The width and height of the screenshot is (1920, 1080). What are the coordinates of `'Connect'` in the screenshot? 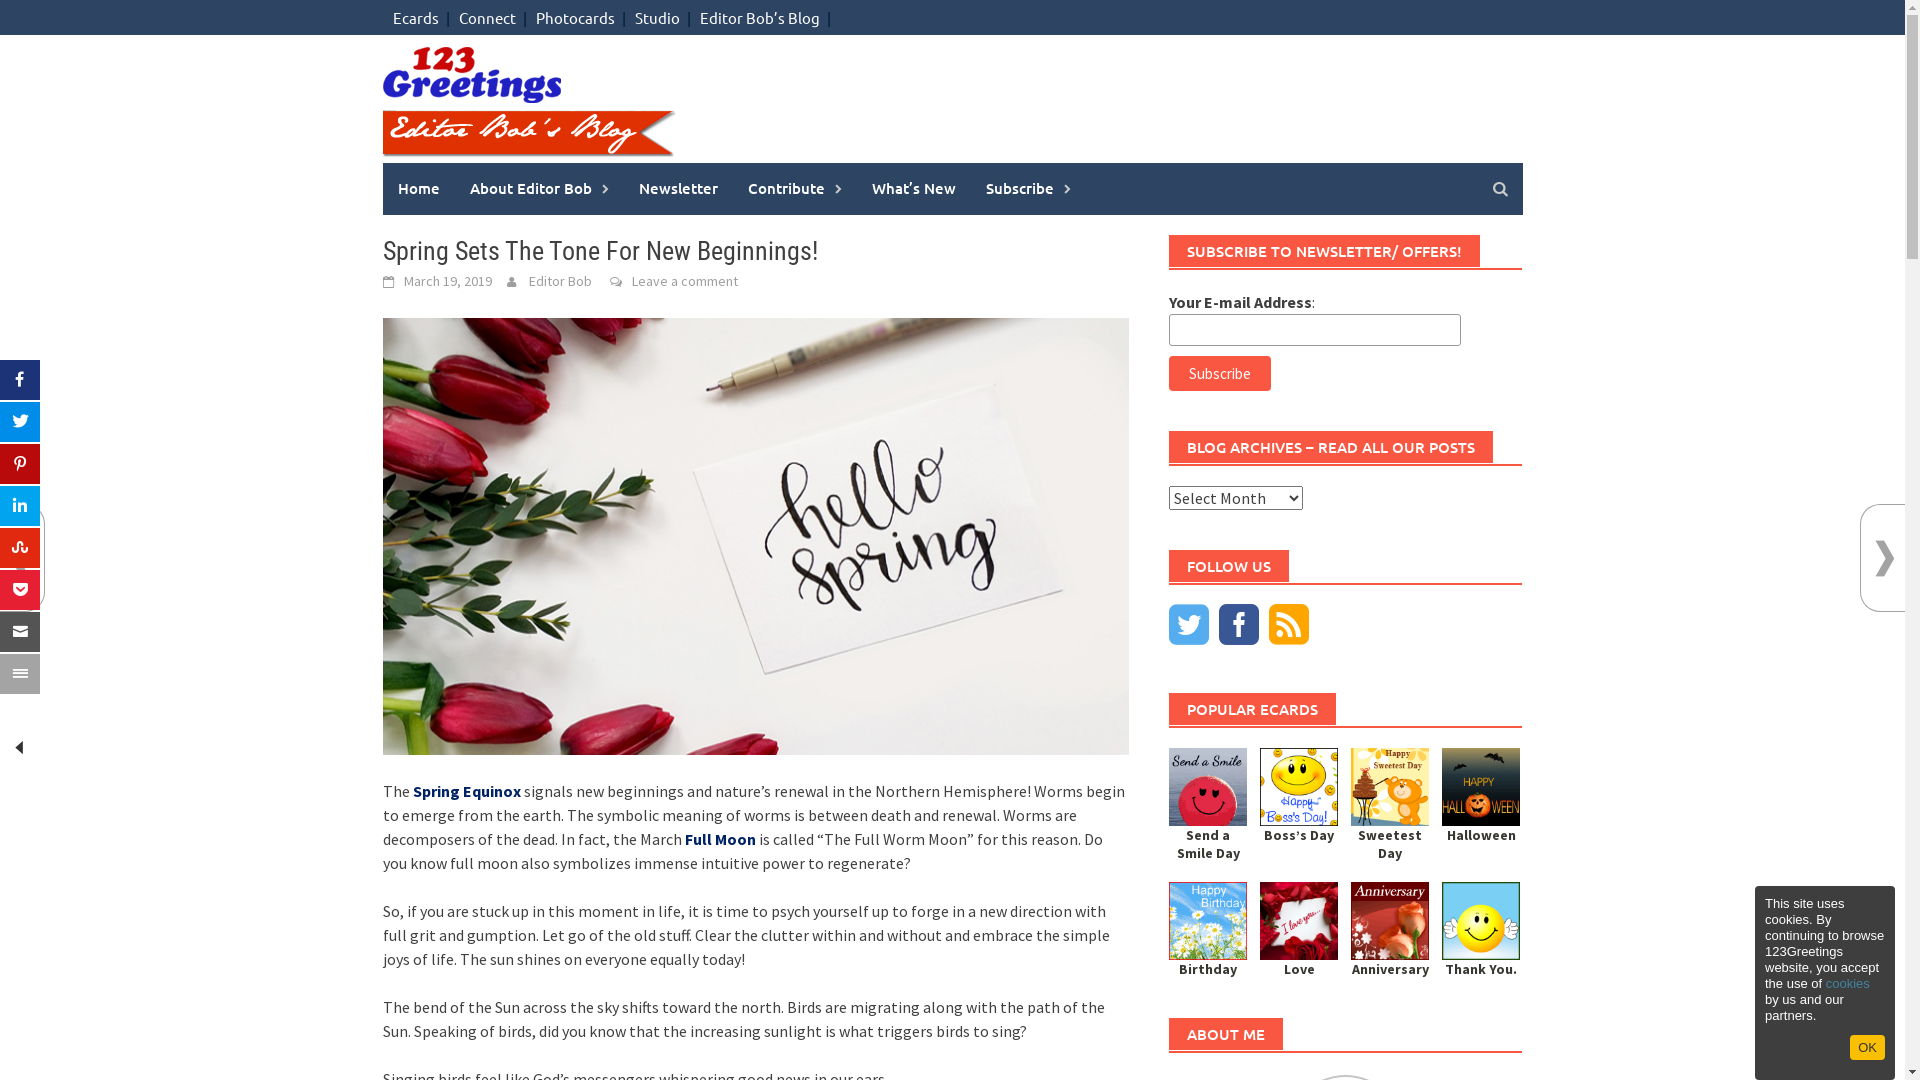 It's located at (486, 17).